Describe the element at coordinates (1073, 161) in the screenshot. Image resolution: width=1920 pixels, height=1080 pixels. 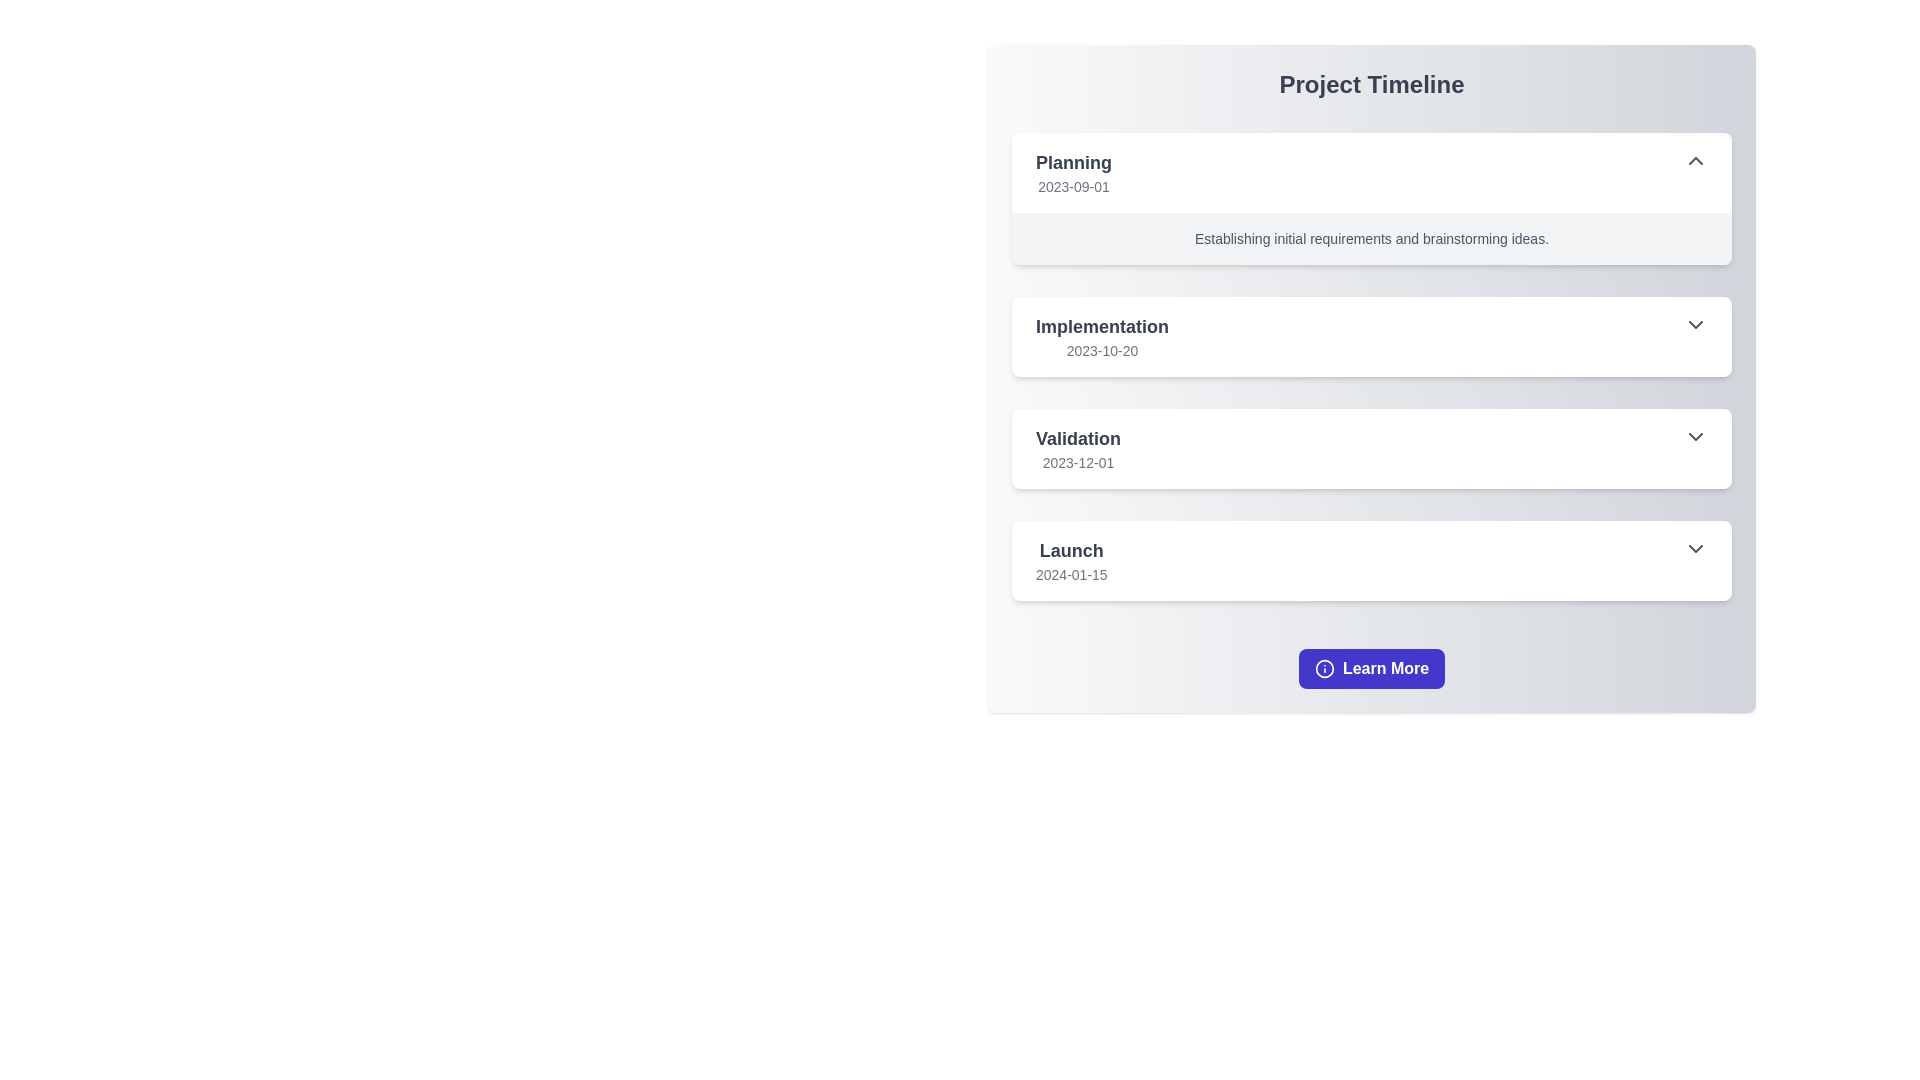
I see `the Text label that serves as the title or header of the first segment of the timeline, summarizing the segment's main theme or purpose` at that location.